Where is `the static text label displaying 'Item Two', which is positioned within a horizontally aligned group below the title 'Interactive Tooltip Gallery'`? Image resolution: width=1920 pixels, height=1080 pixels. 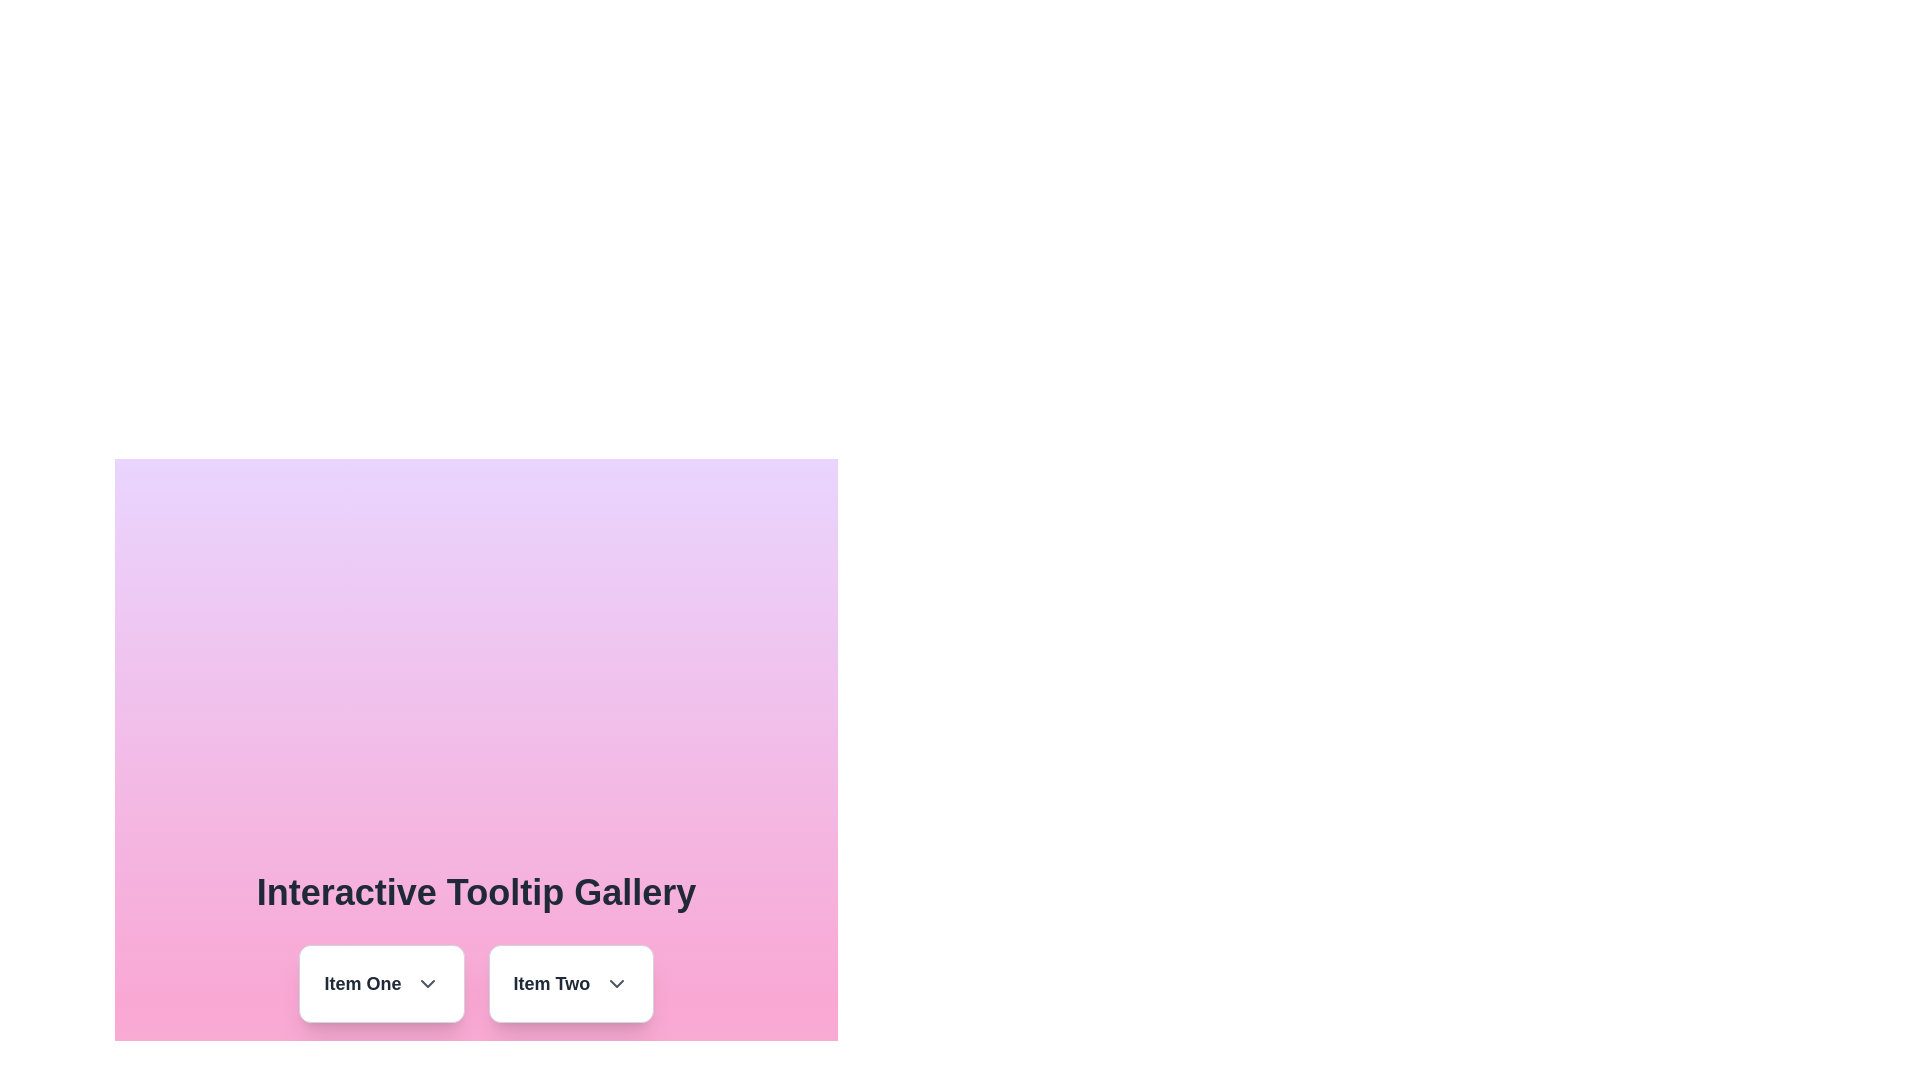
the static text label displaying 'Item Two', which is positioned within a horizontally aligned group below the title 'Interactive Tooltip Gallery' is located at coordinates (551, 982).